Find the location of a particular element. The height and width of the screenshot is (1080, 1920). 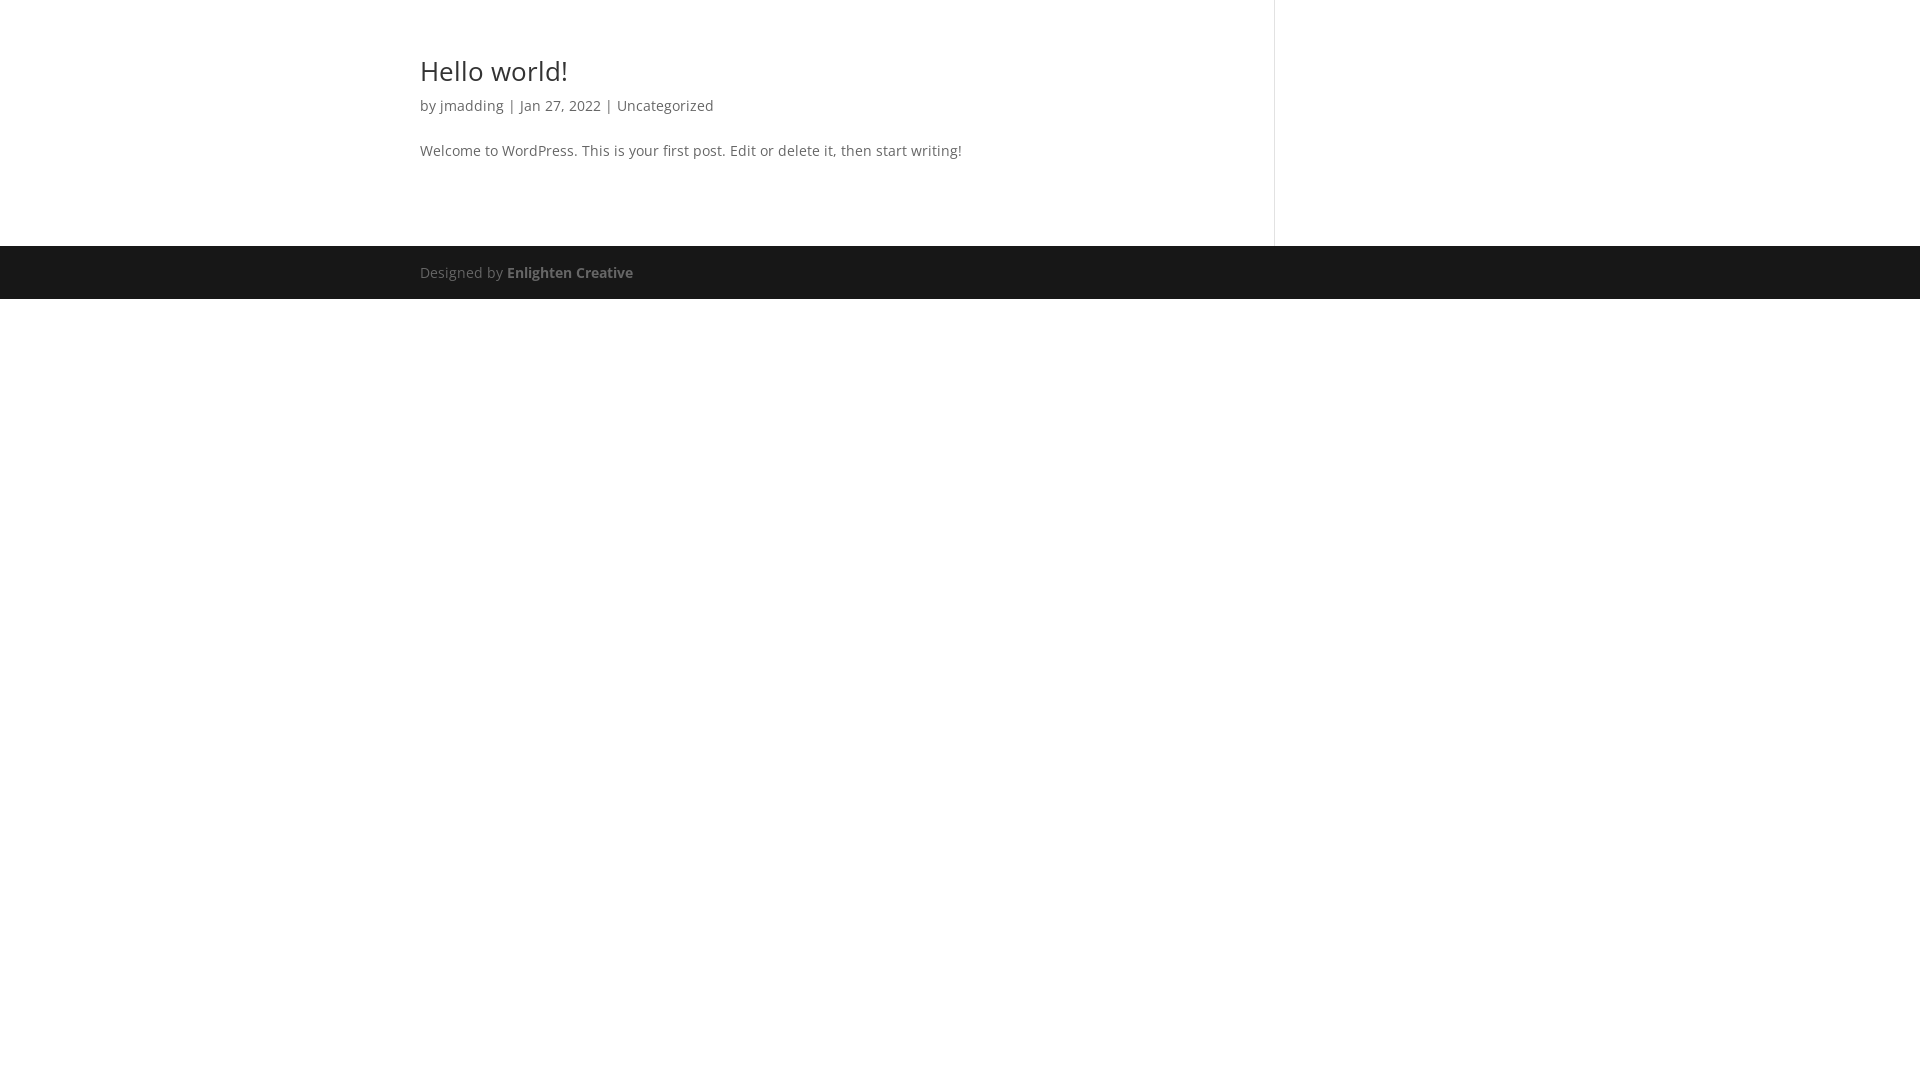

'Enlighten Creative' is located at coordinates (569, 272).